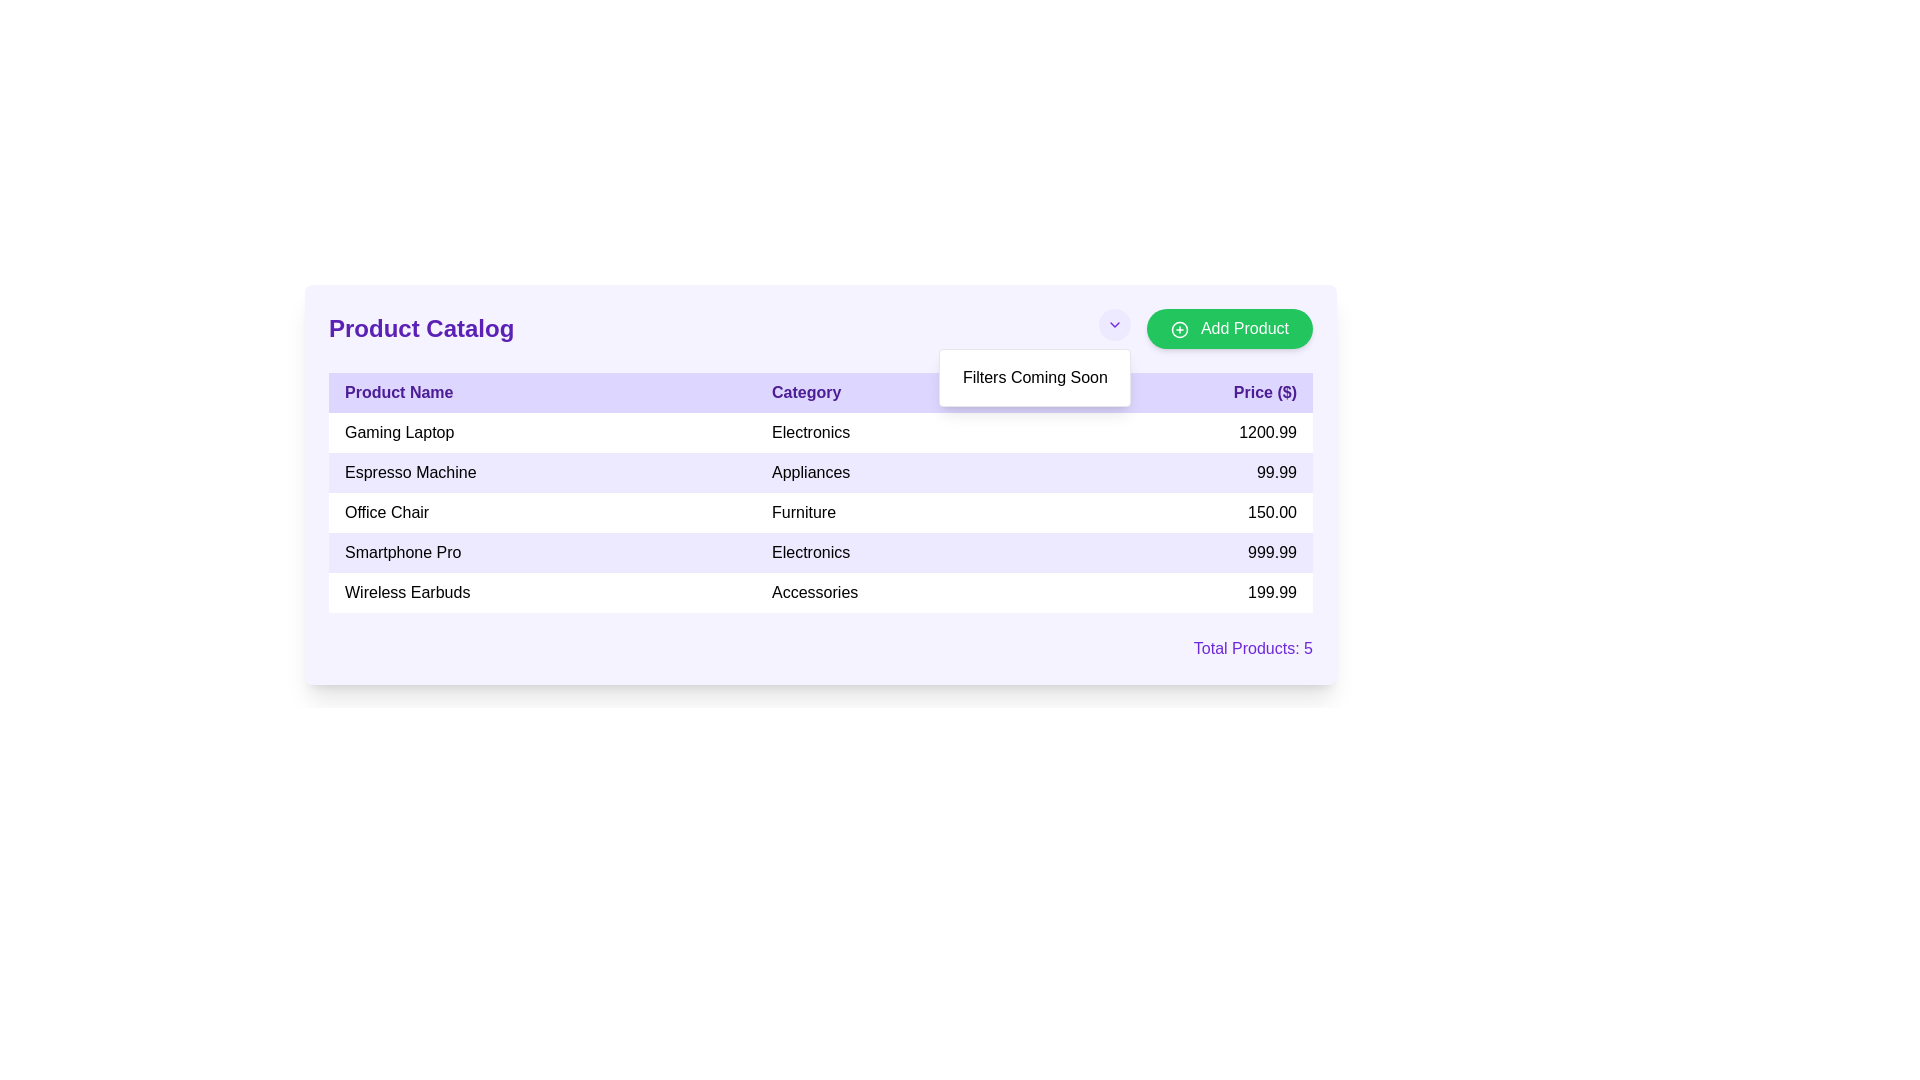 The width and height of the screenshot is (1920, 1080). Describe the element at coordinates (820, 552) in the screenshot. I see `the fourth row in the table containing 'Smartphone Pro', 'Electronics', and '999.99', located between 'Office Chair' and 'Wireless Earbuds'` at that location.